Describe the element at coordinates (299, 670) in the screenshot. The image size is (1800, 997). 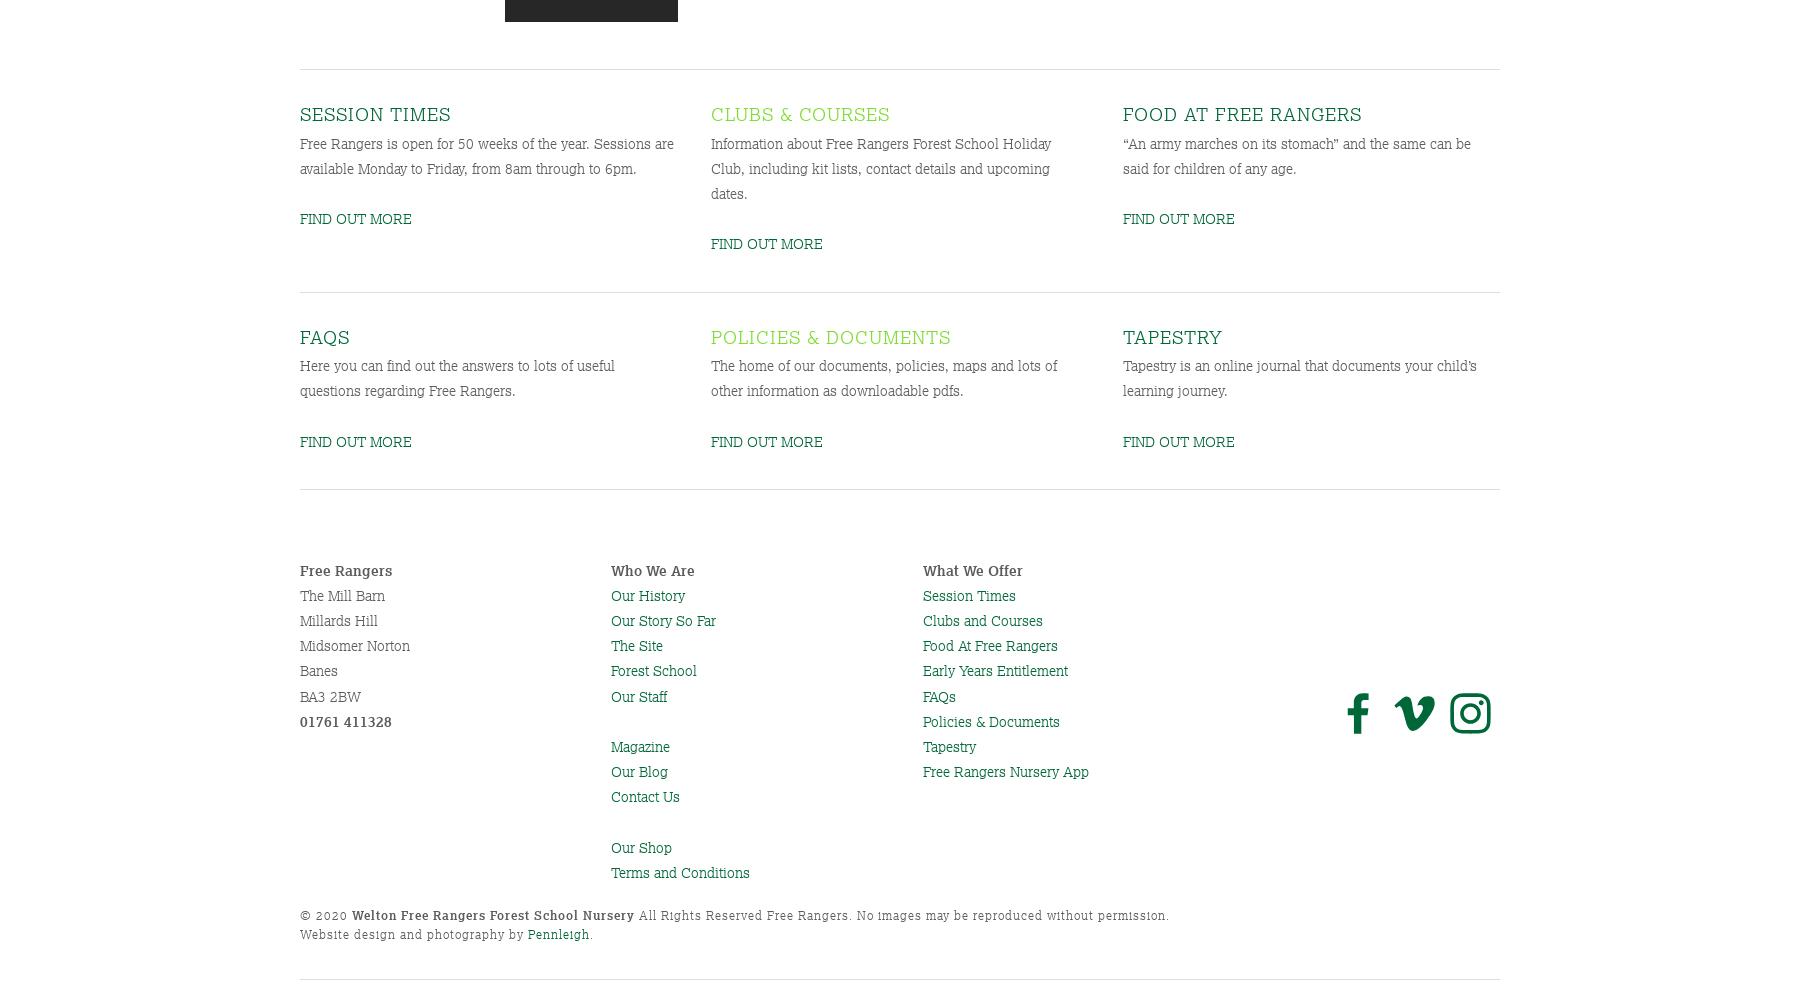
I see `'Banes'` at that location.